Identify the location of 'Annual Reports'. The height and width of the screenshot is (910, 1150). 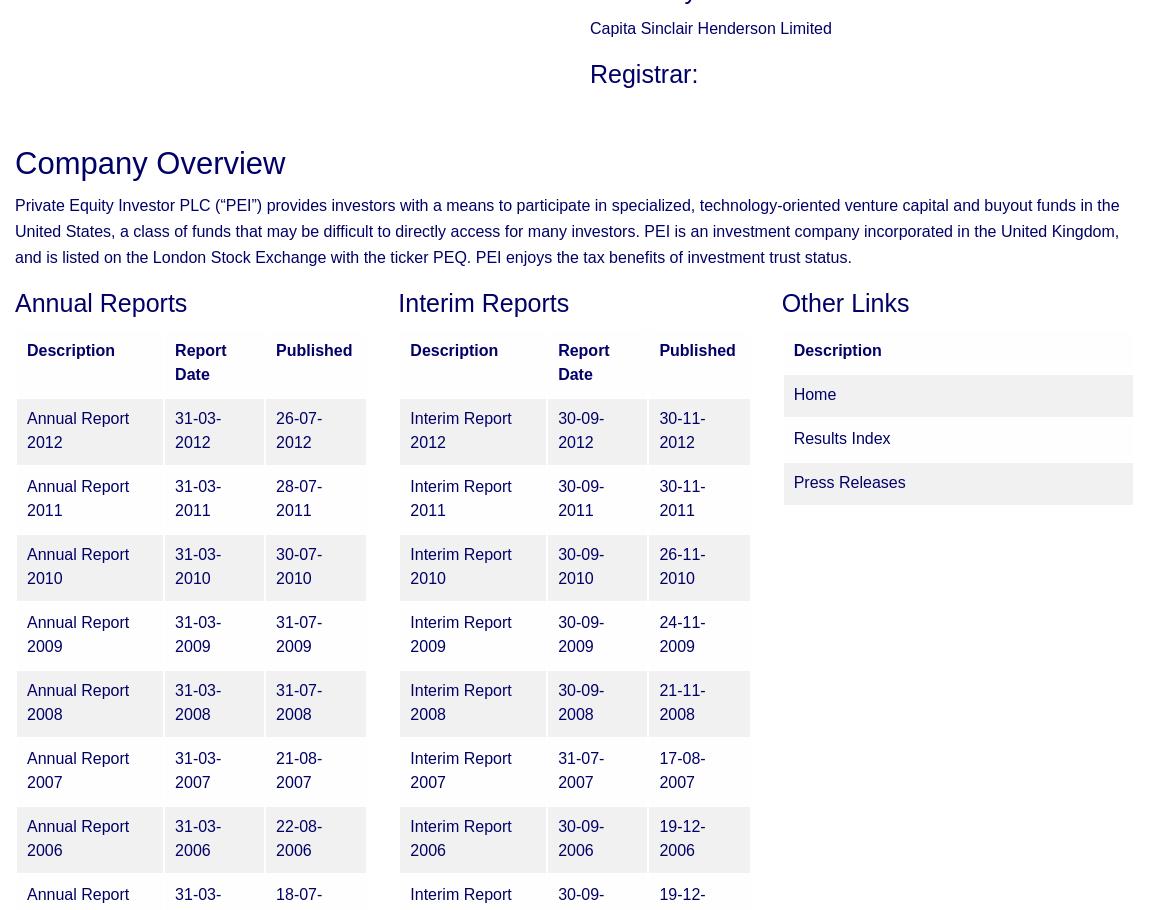
(13, 303).